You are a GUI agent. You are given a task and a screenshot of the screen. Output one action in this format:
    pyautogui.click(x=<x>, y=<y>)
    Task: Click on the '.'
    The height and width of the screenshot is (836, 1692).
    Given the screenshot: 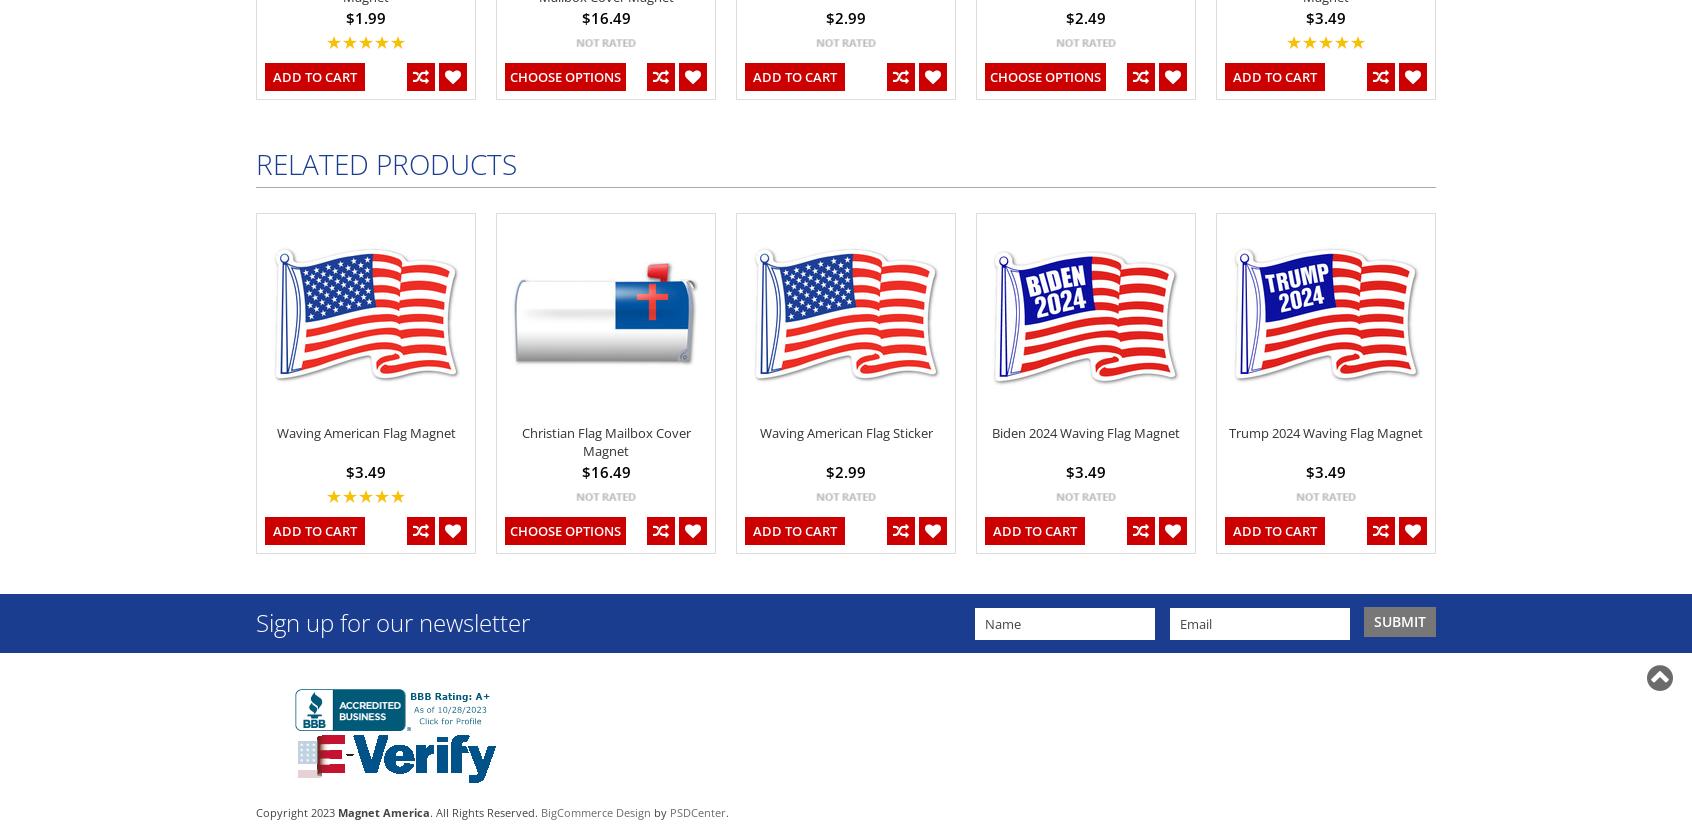 What is the action you would take?
    pyautogui.click(x=725, y=810)
    